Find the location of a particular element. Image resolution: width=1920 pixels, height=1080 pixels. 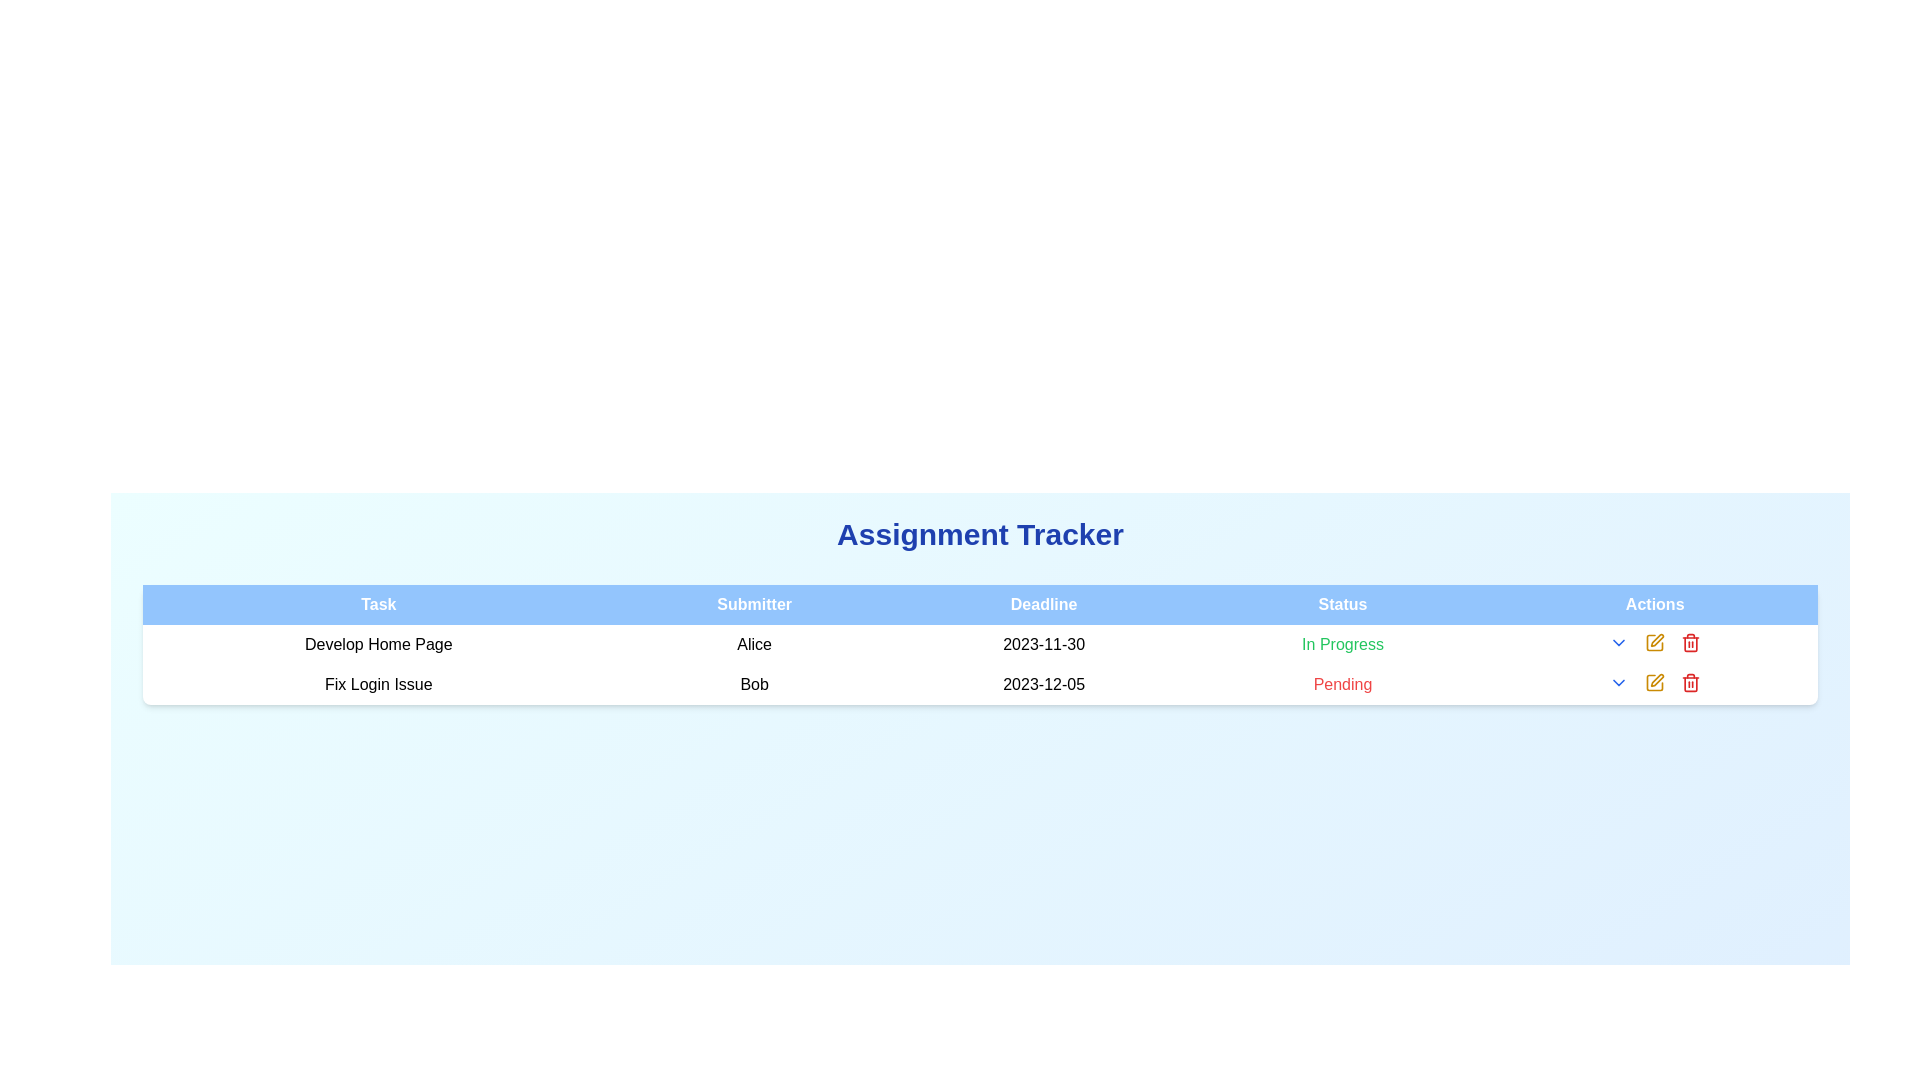

the 'Actions' column header, which is a static text label in bold white font on a light blue background, located in the upper header row as the fifth column header is located at coordinates (1655, 604).